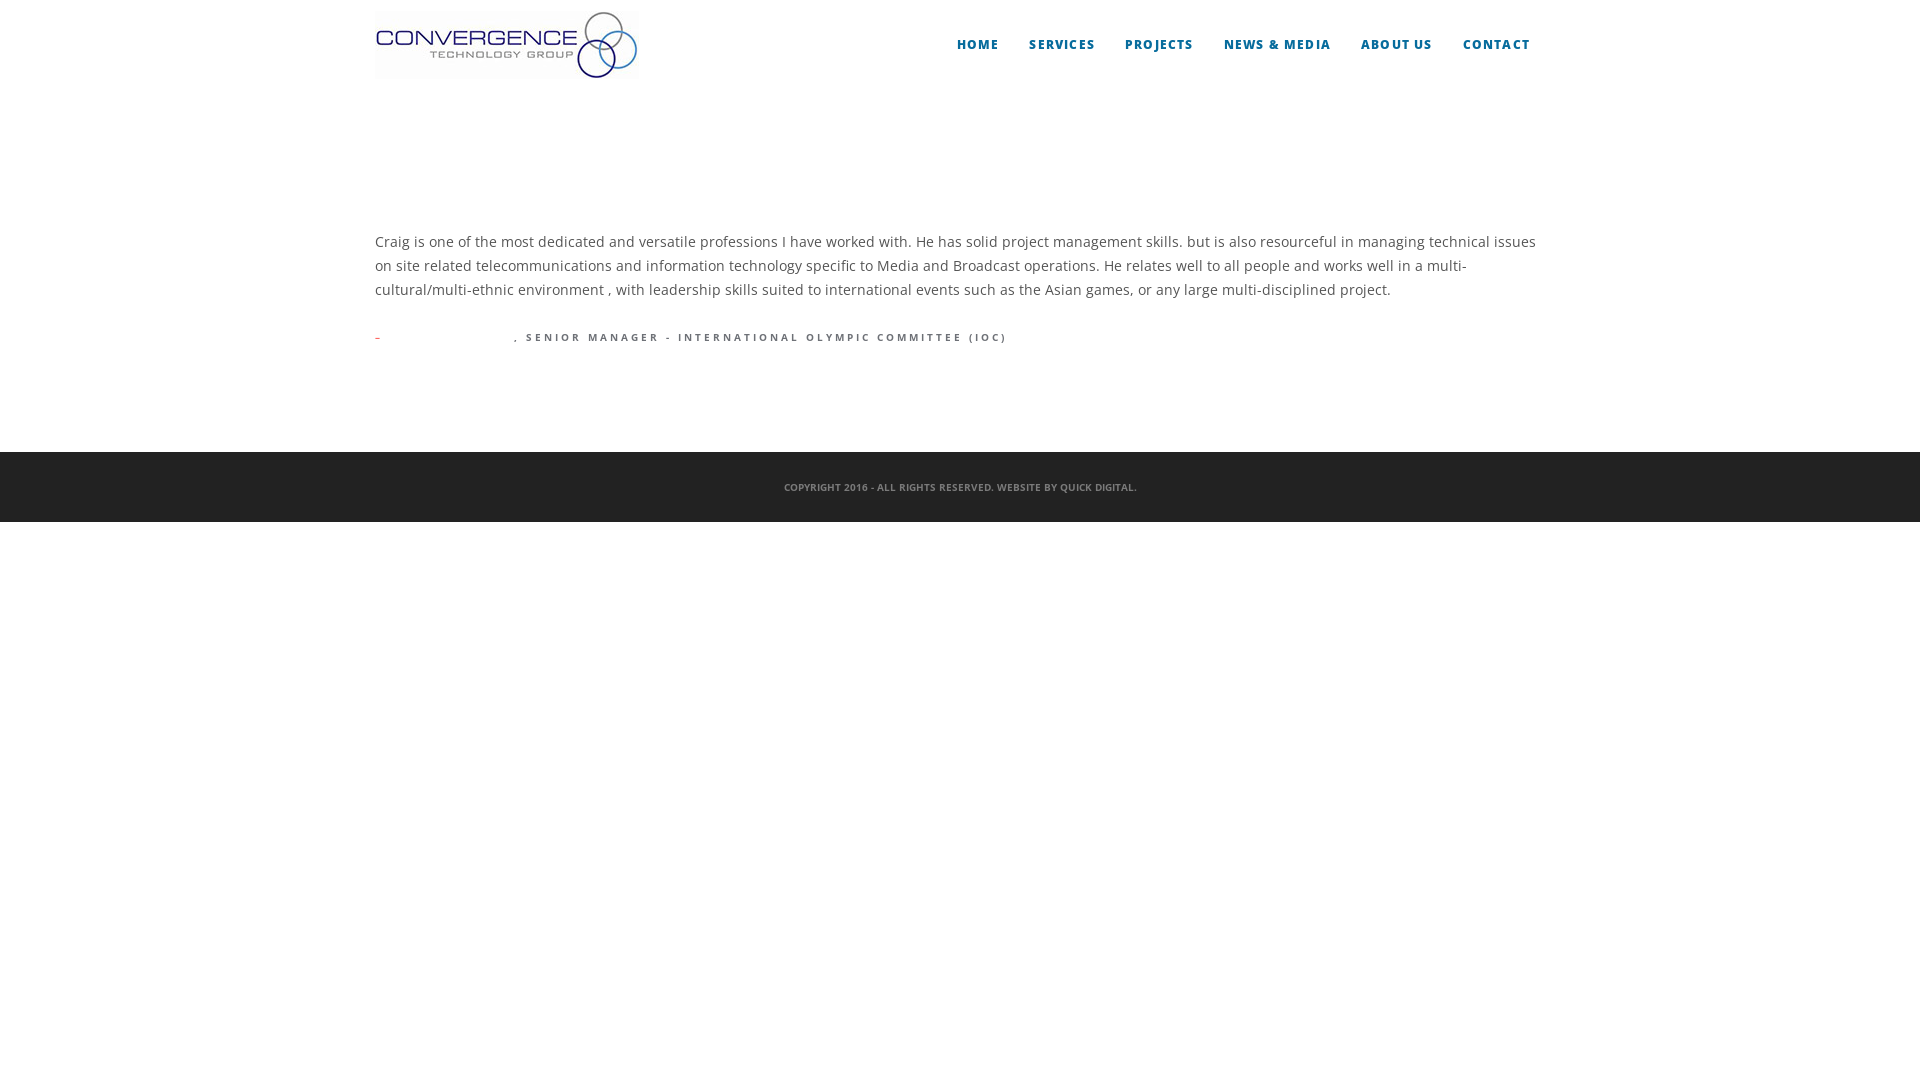  What do you see at coordinates (1028, 45) in the screenshot?
I see `'SERVICES'` at bounding box center [1028, 45].